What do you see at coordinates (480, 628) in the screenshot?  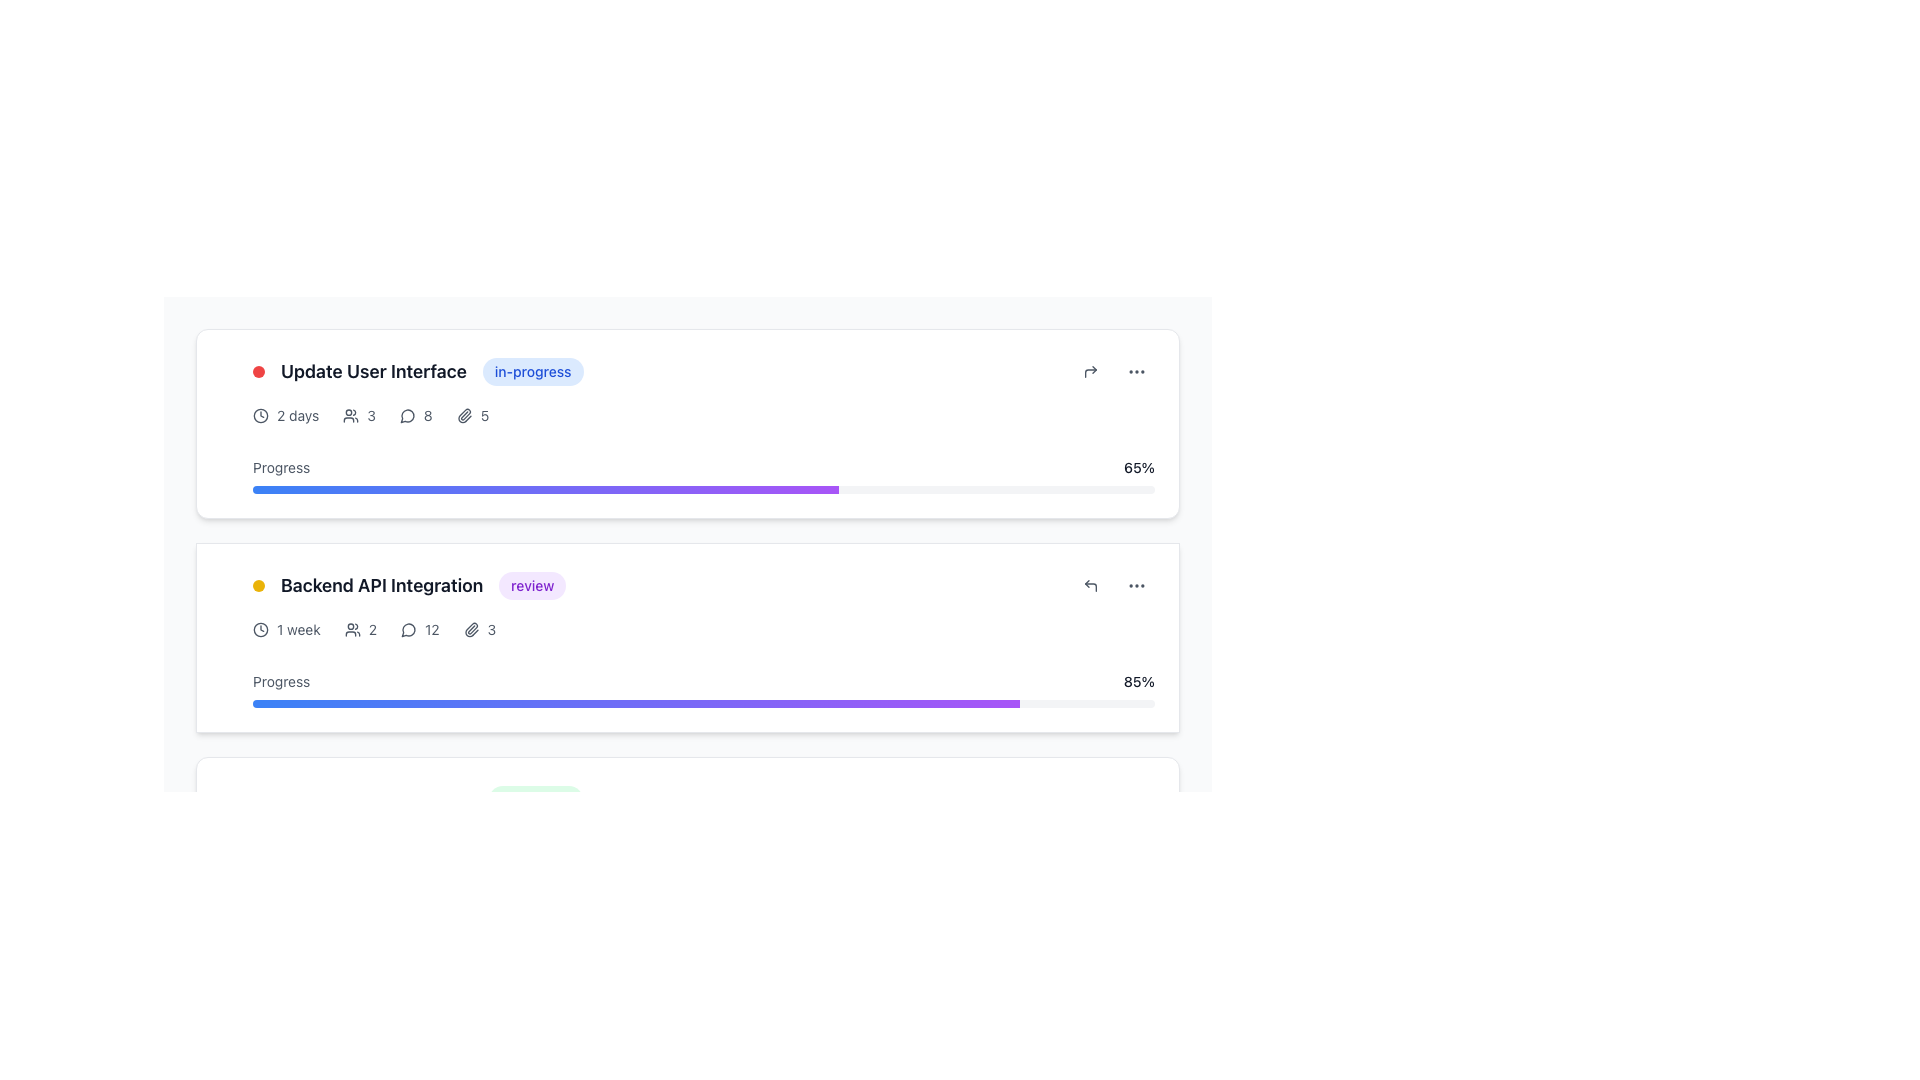 I see `the paperclip icon in the Attachment count indicator` at bounding box center [480, 628].